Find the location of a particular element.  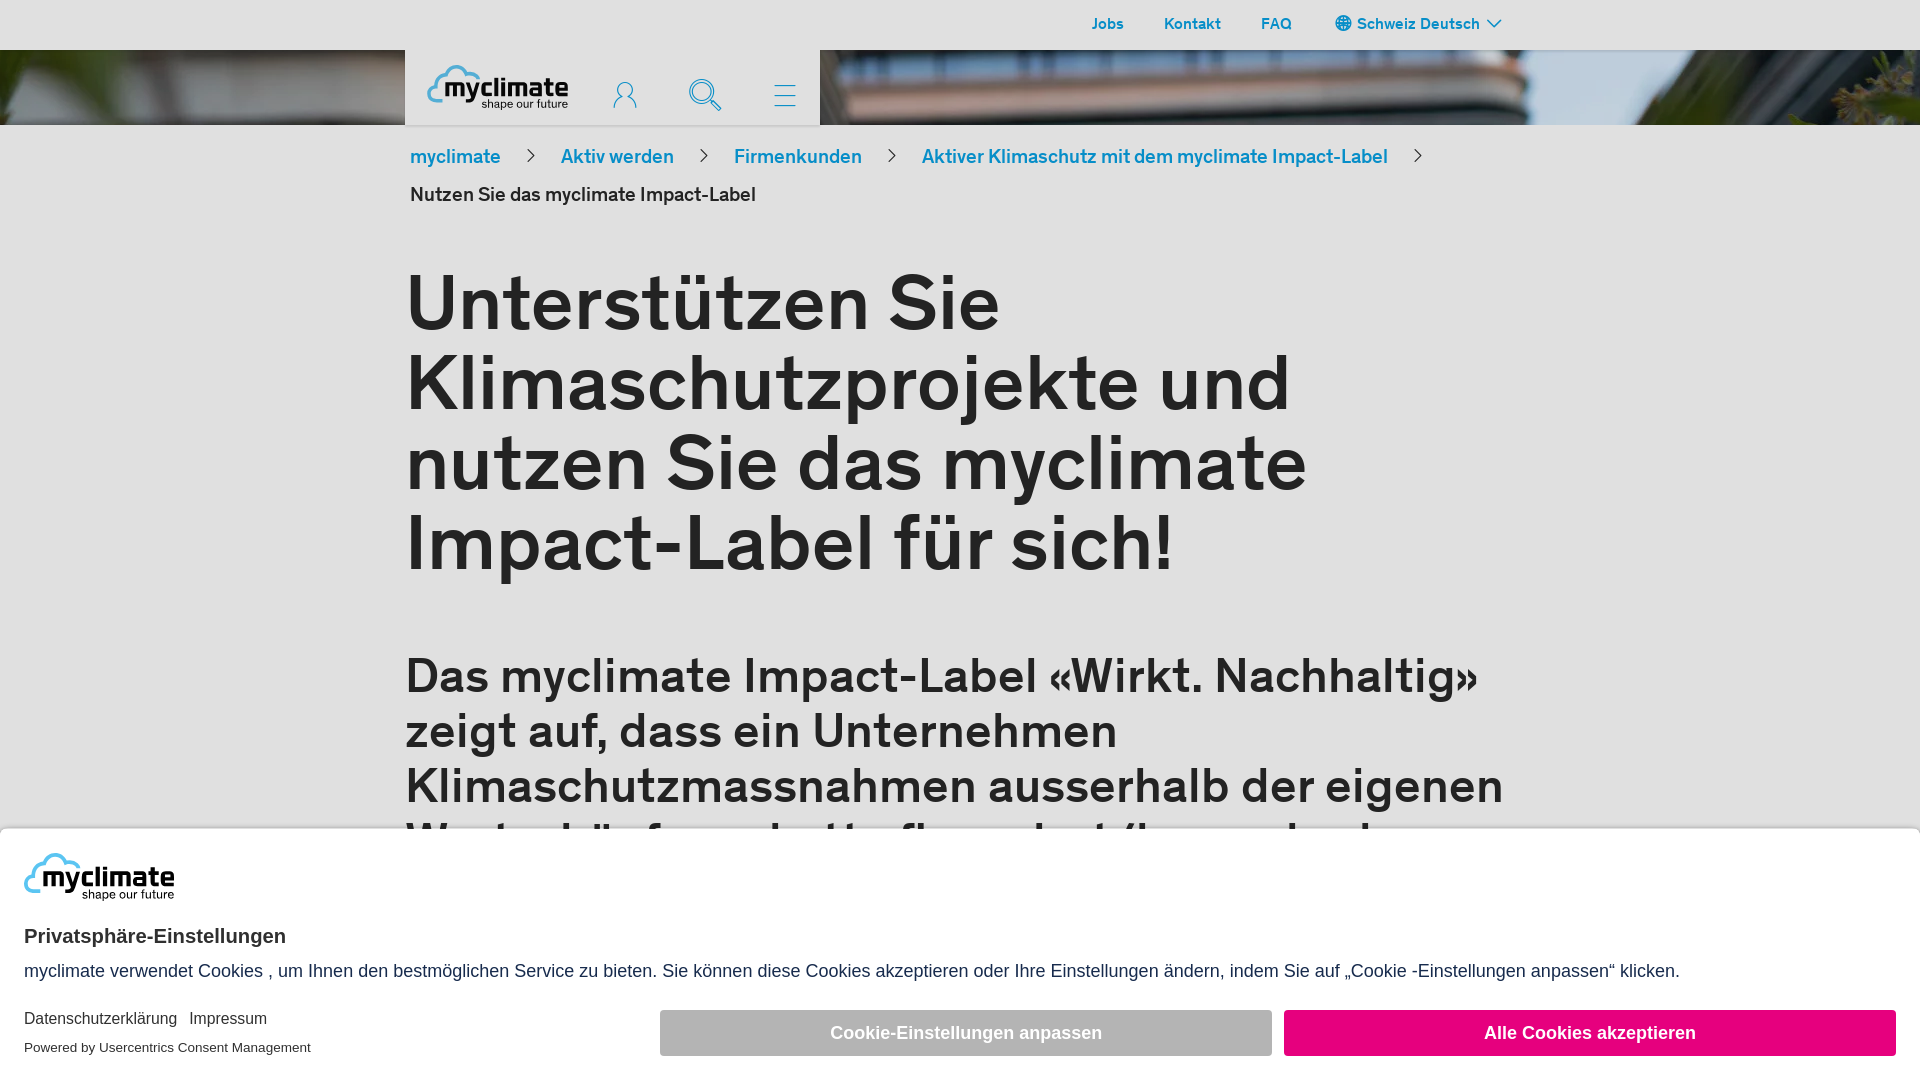

'myclimate' is located at coordinates (454, 157).